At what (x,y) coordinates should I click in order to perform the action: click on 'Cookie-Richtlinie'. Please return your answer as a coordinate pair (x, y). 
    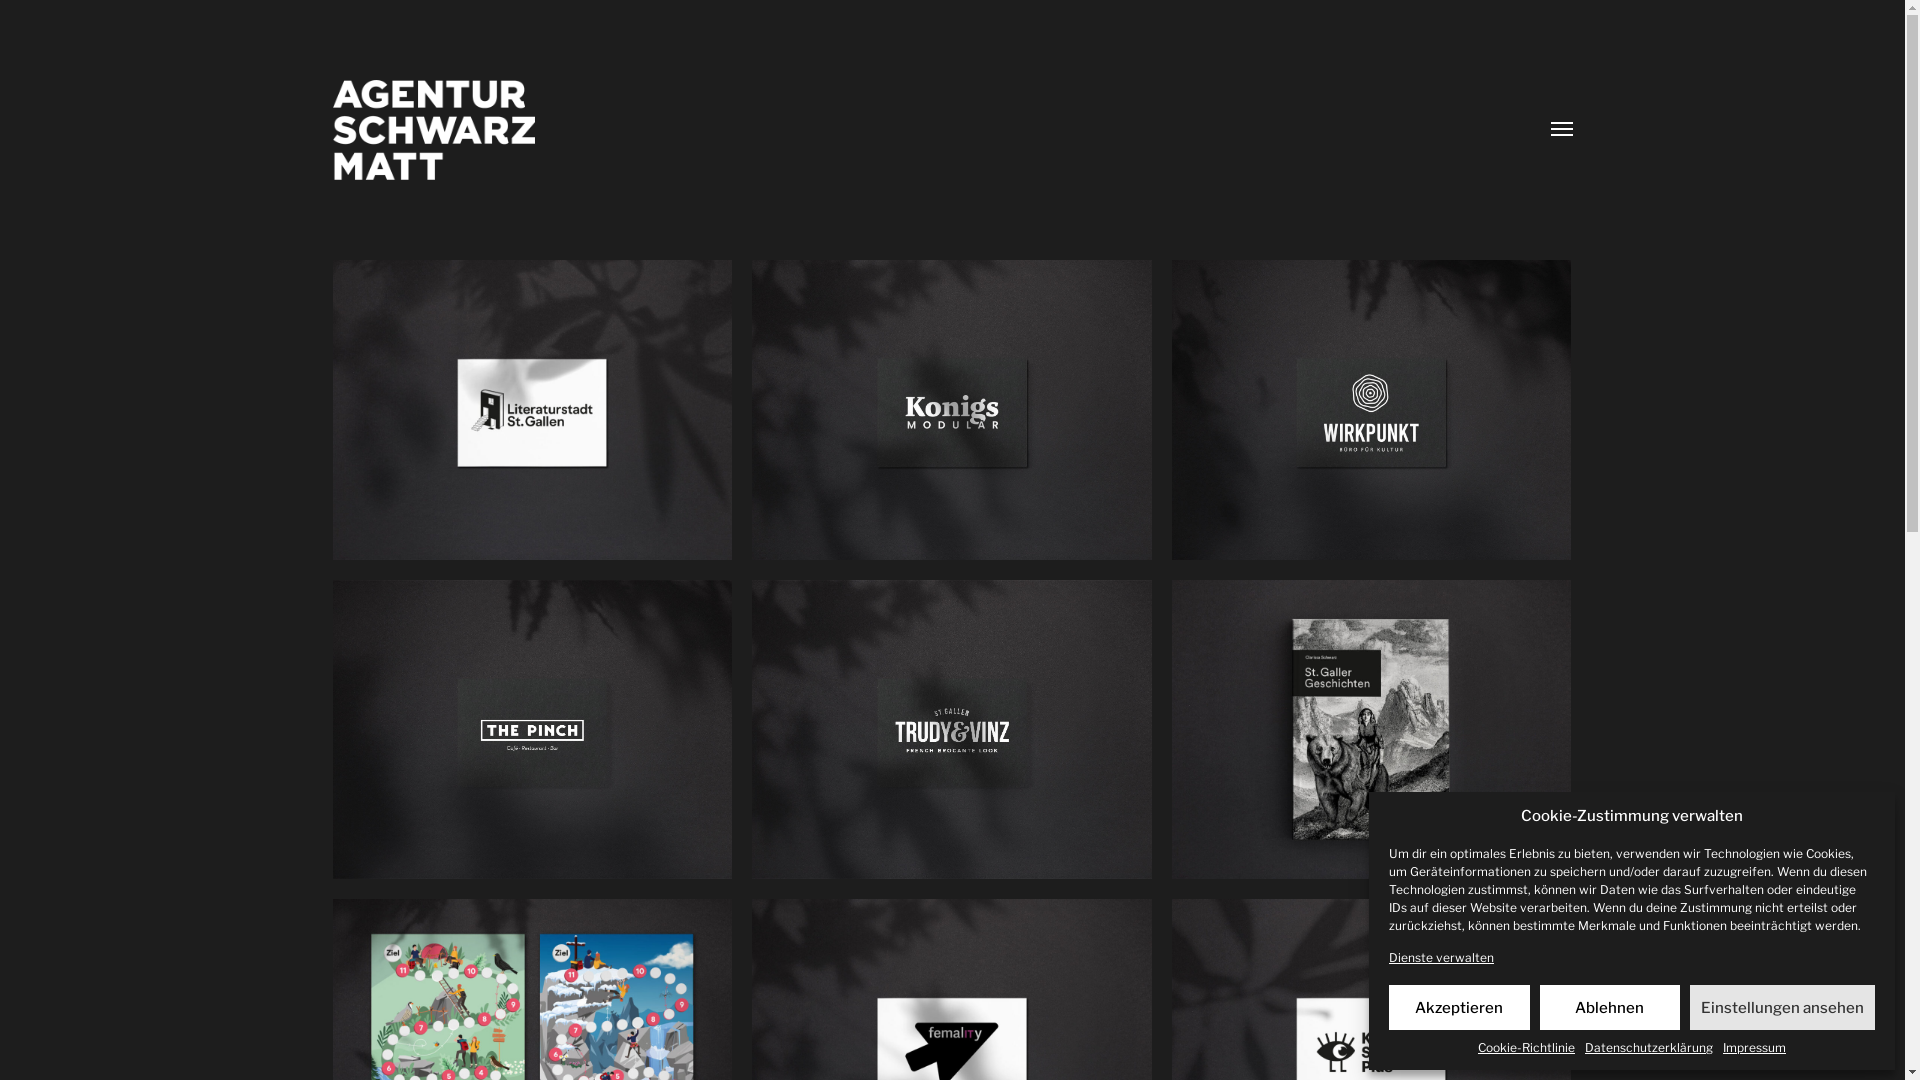
    Looking at the image, I should click on (1525, 1046).